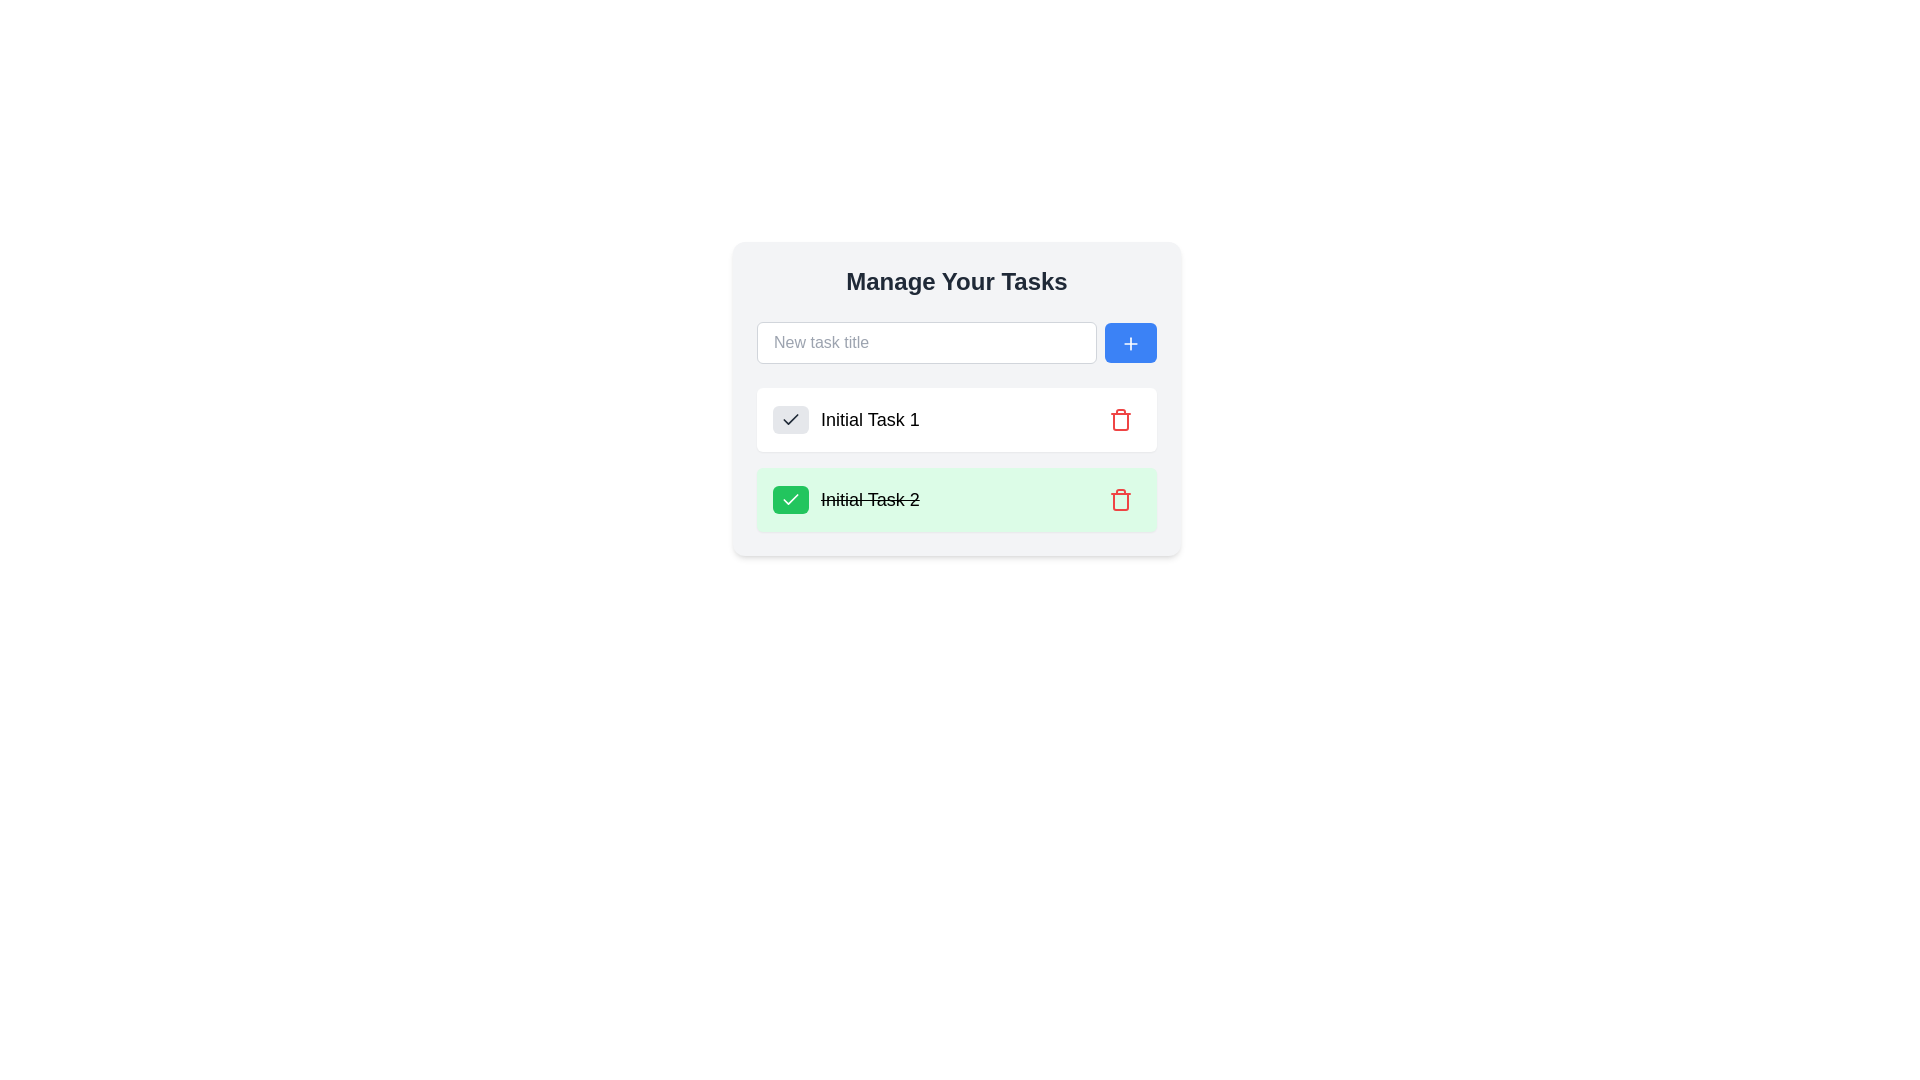 The image size is (1920, 1080). I want to click on the delete button located at the far right side of the task item labeled 'Initial Task 2' in the 'Manage Your Tasks' section, so click(1121, 499).